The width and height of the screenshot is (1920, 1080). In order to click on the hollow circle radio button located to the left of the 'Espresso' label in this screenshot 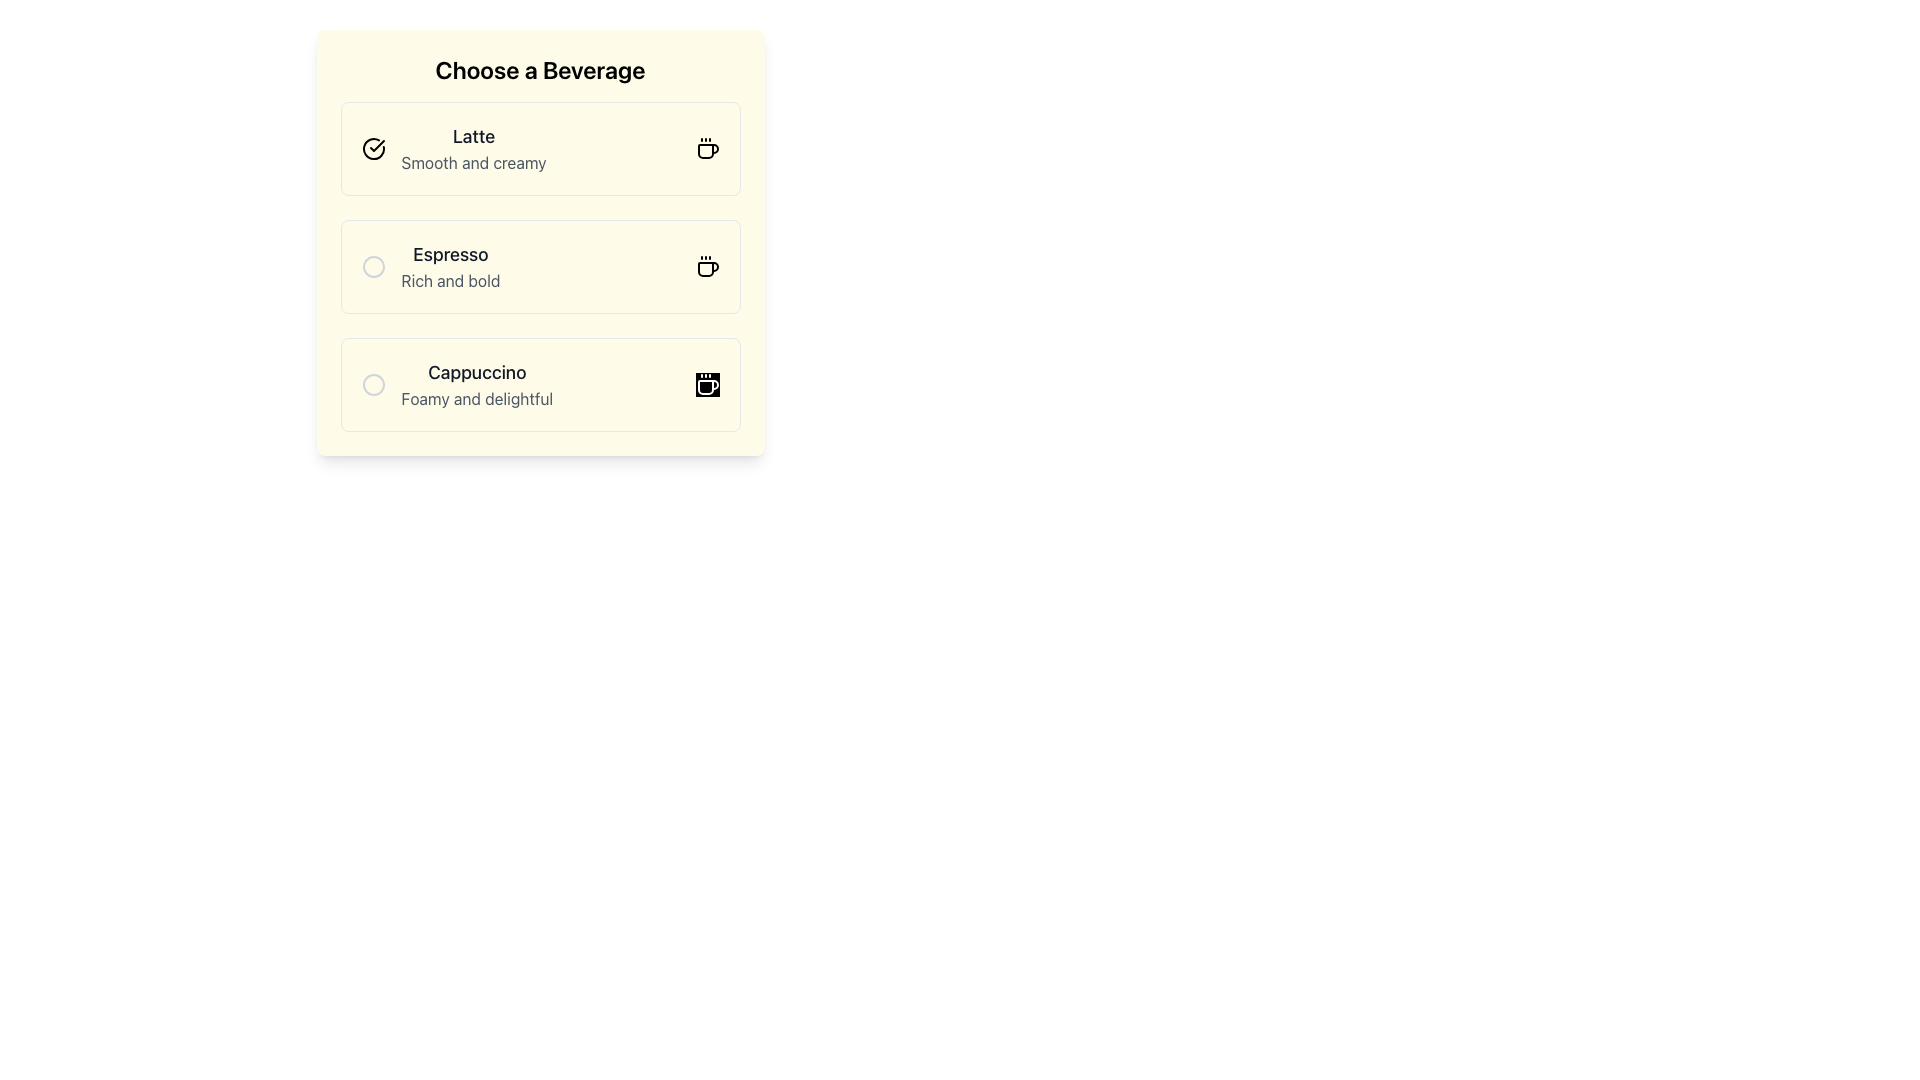, I will do `click(373, 265)`.